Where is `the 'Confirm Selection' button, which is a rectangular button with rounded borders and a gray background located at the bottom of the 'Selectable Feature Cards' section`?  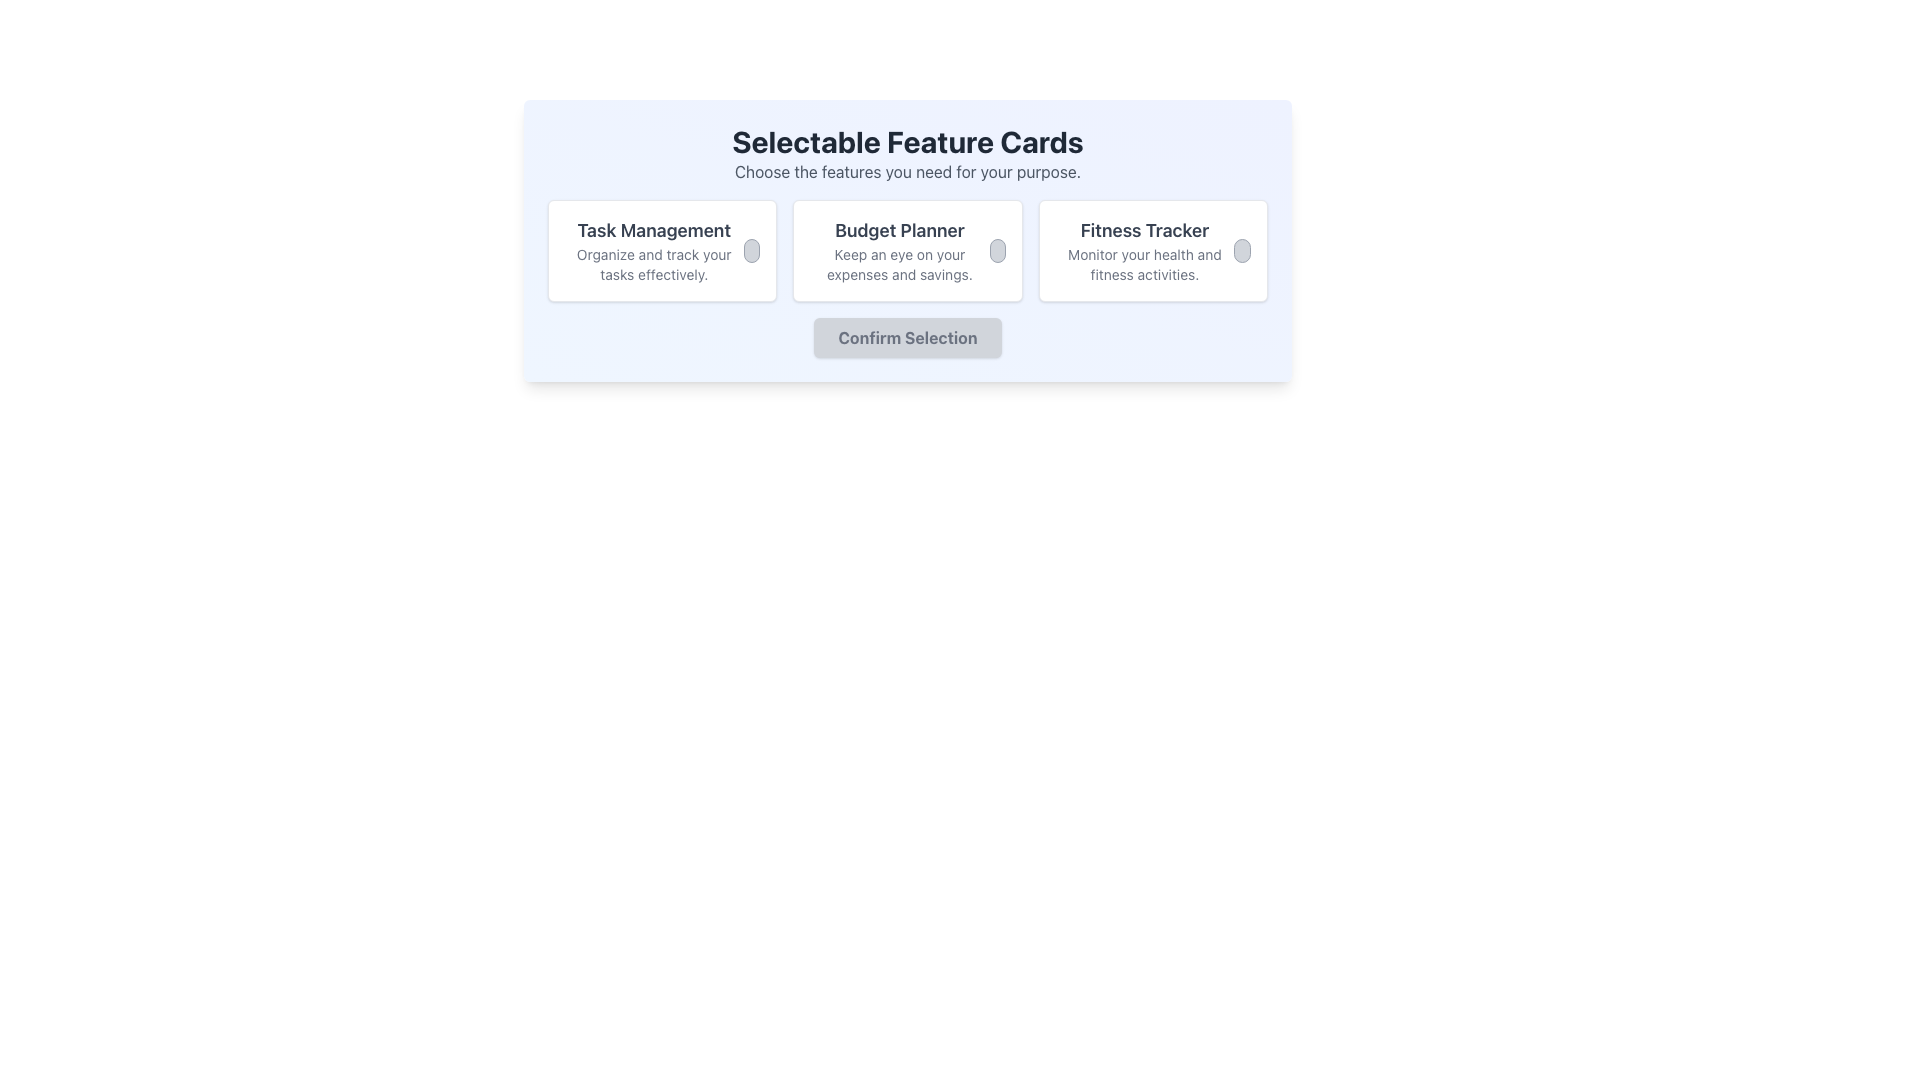
the 'Confirm Selection' button, which is a rectangular button with rounded borders and a gray background located at the bottom of the 'Selectable Feature Cards' section is located at coordinates (906, 337).